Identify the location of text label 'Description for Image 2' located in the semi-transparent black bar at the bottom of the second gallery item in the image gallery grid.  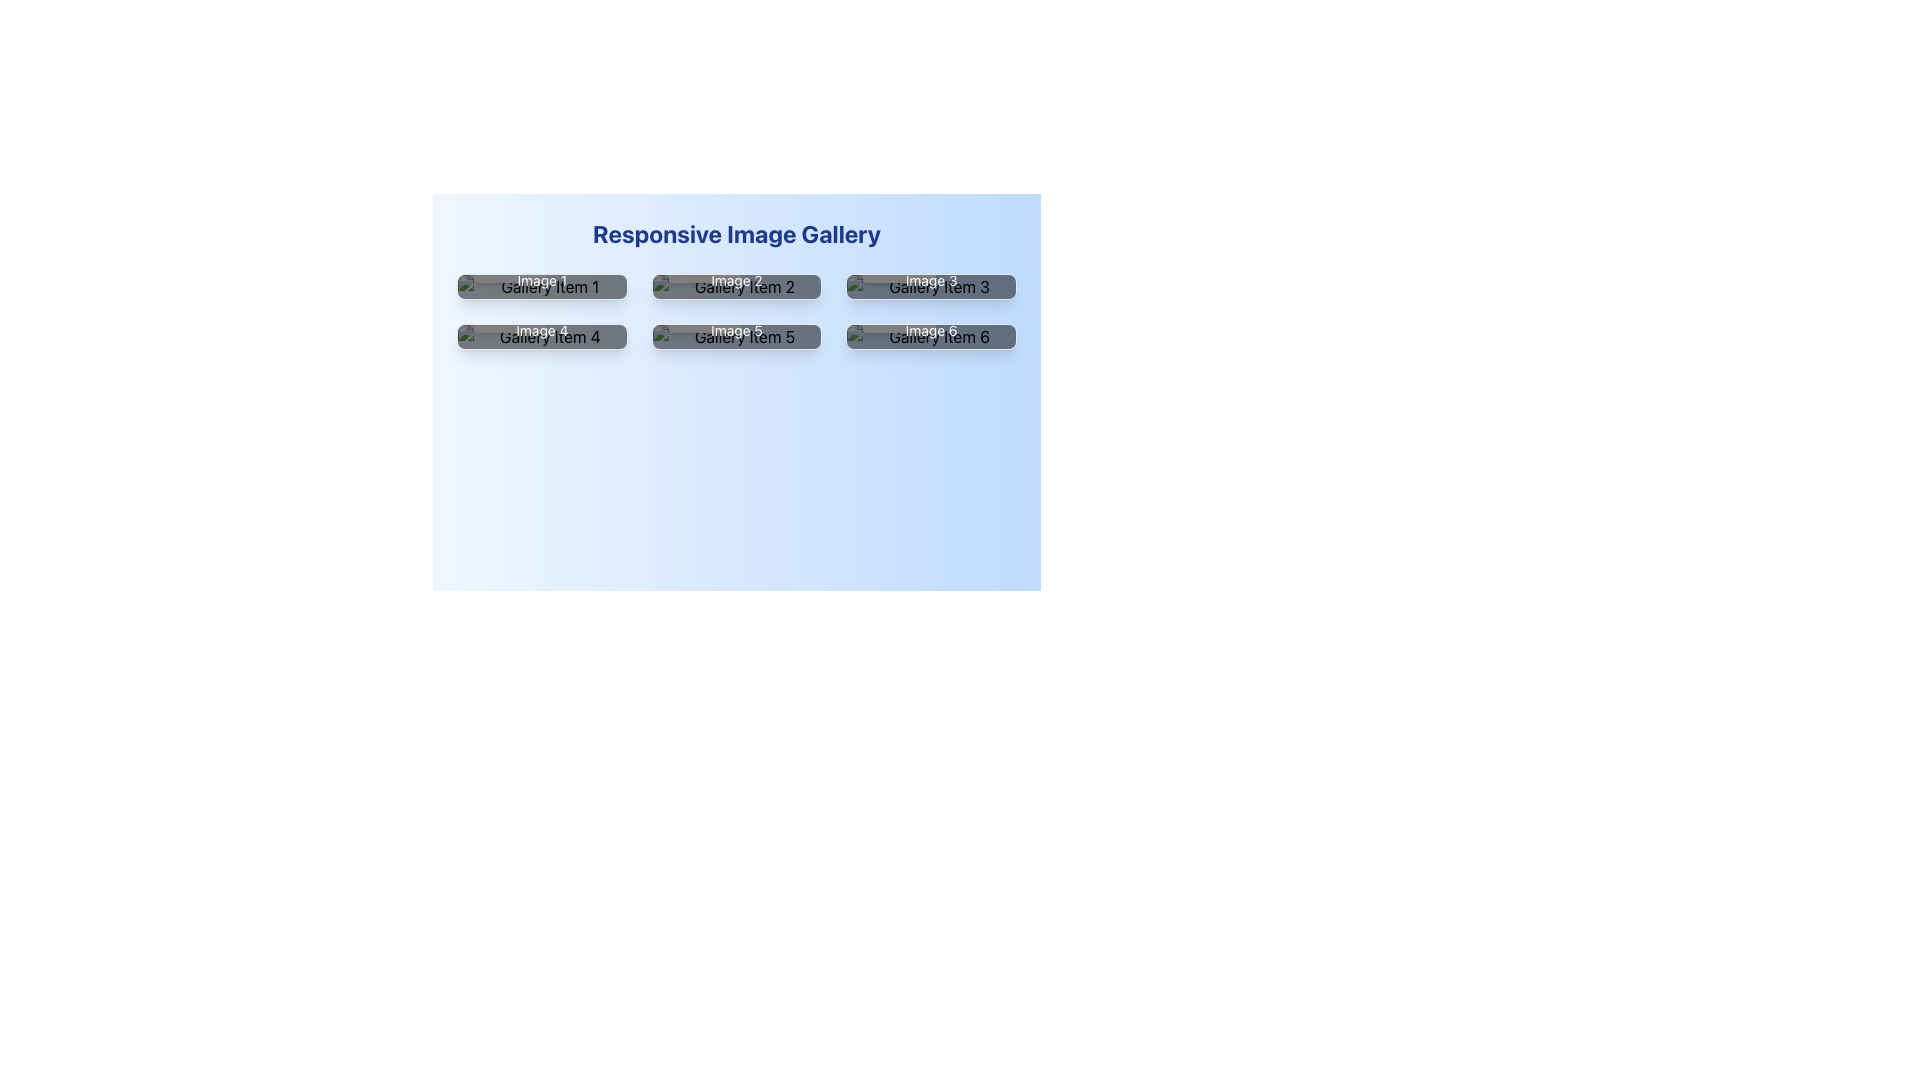
(735, 270).